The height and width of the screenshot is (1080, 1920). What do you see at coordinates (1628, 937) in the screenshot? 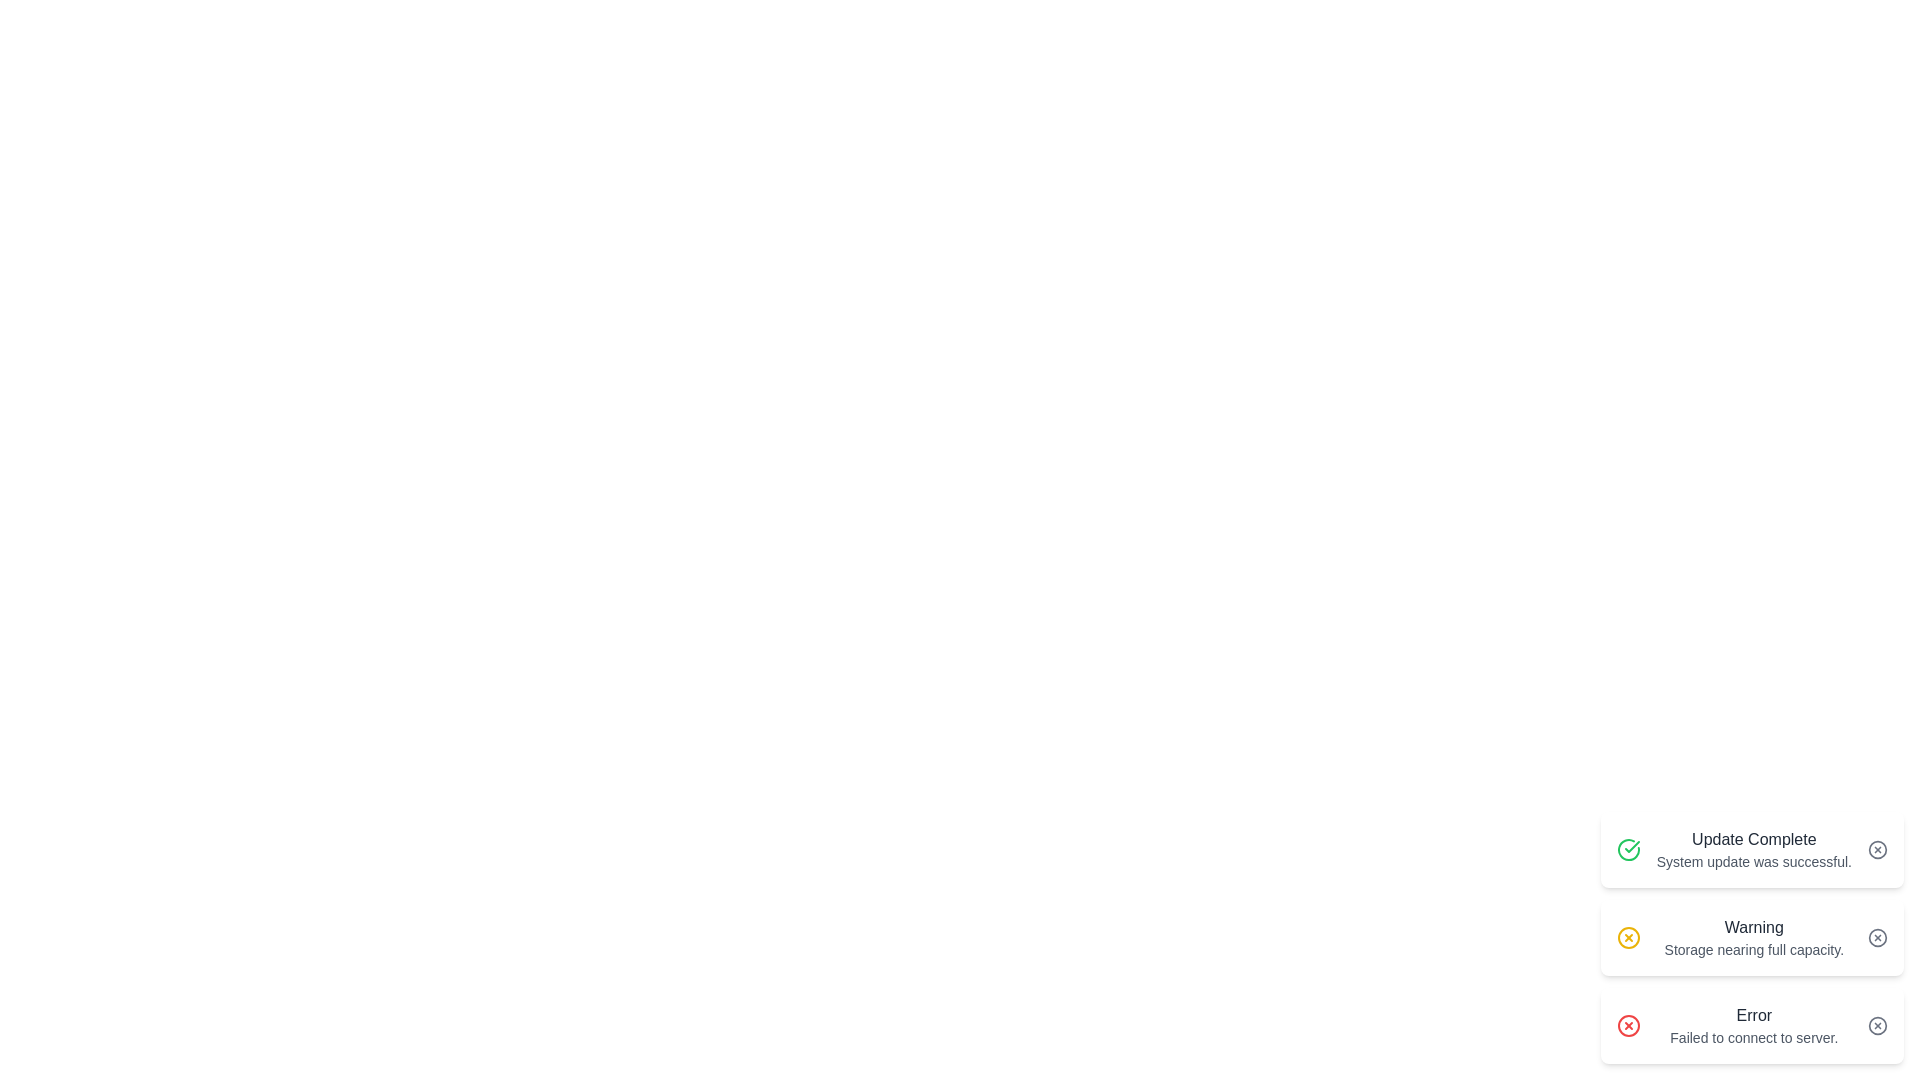
I see `the decorative SVG circle element that visually emphasizes the notification icon in the lower-right corner of the interface` at bounding box center [1628, 937].